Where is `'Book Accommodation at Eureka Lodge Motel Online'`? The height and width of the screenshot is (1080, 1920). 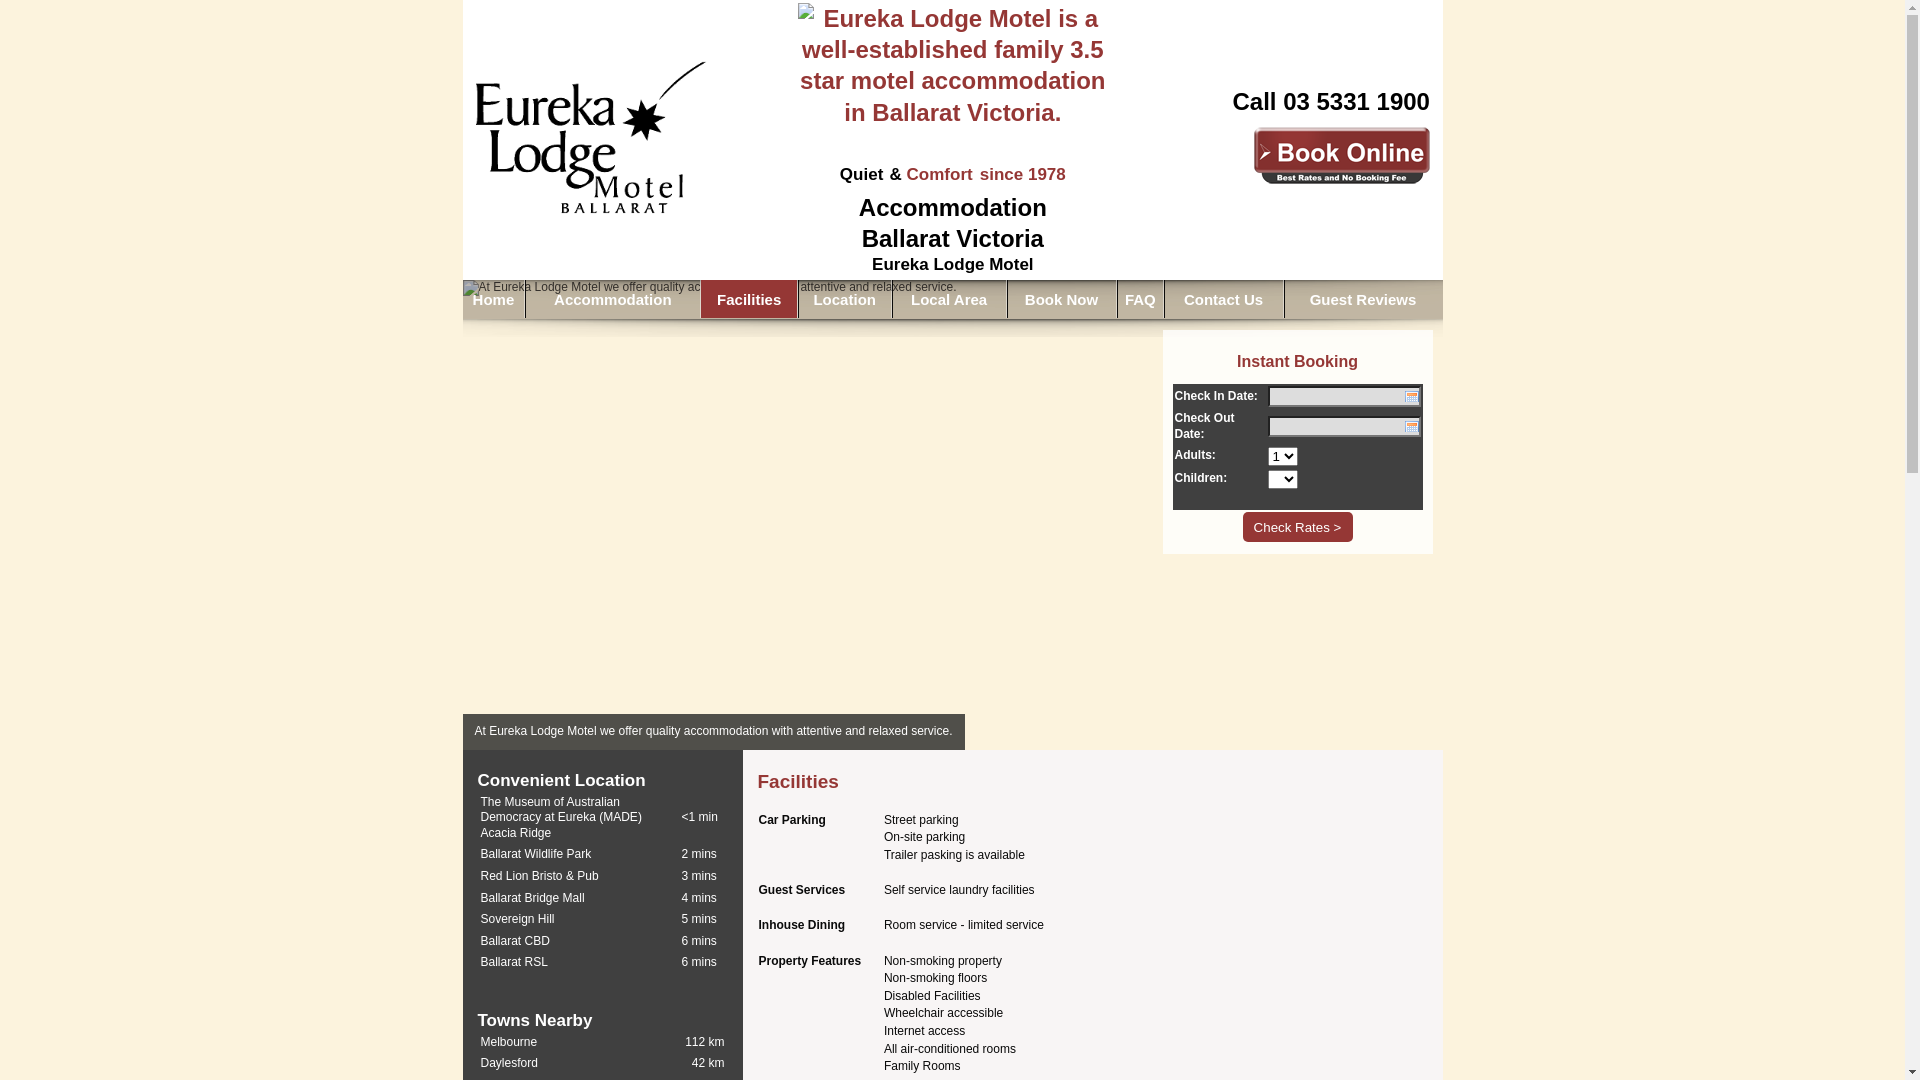 'Book Accommodation at Eureka Lodge Motel Online' is located at coordinates (1342, 154).